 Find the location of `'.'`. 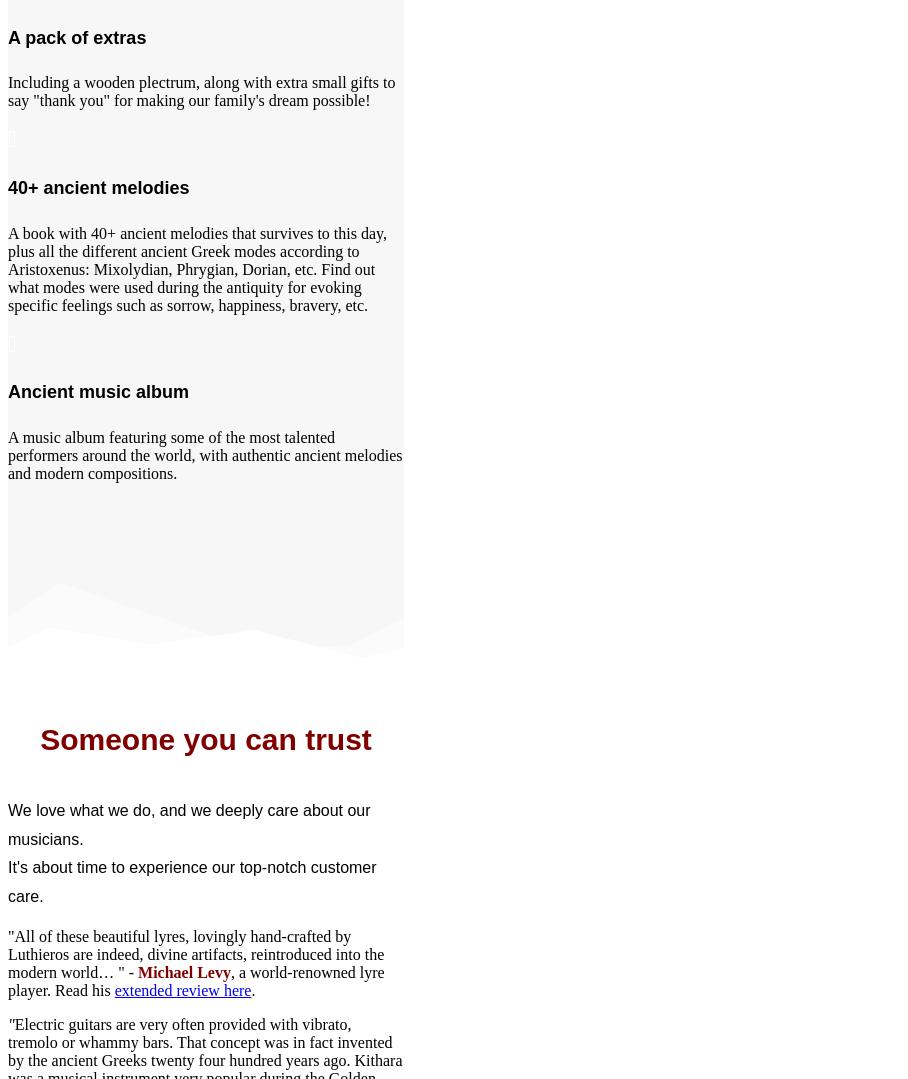

'.' is located at coordinates (251, 989).